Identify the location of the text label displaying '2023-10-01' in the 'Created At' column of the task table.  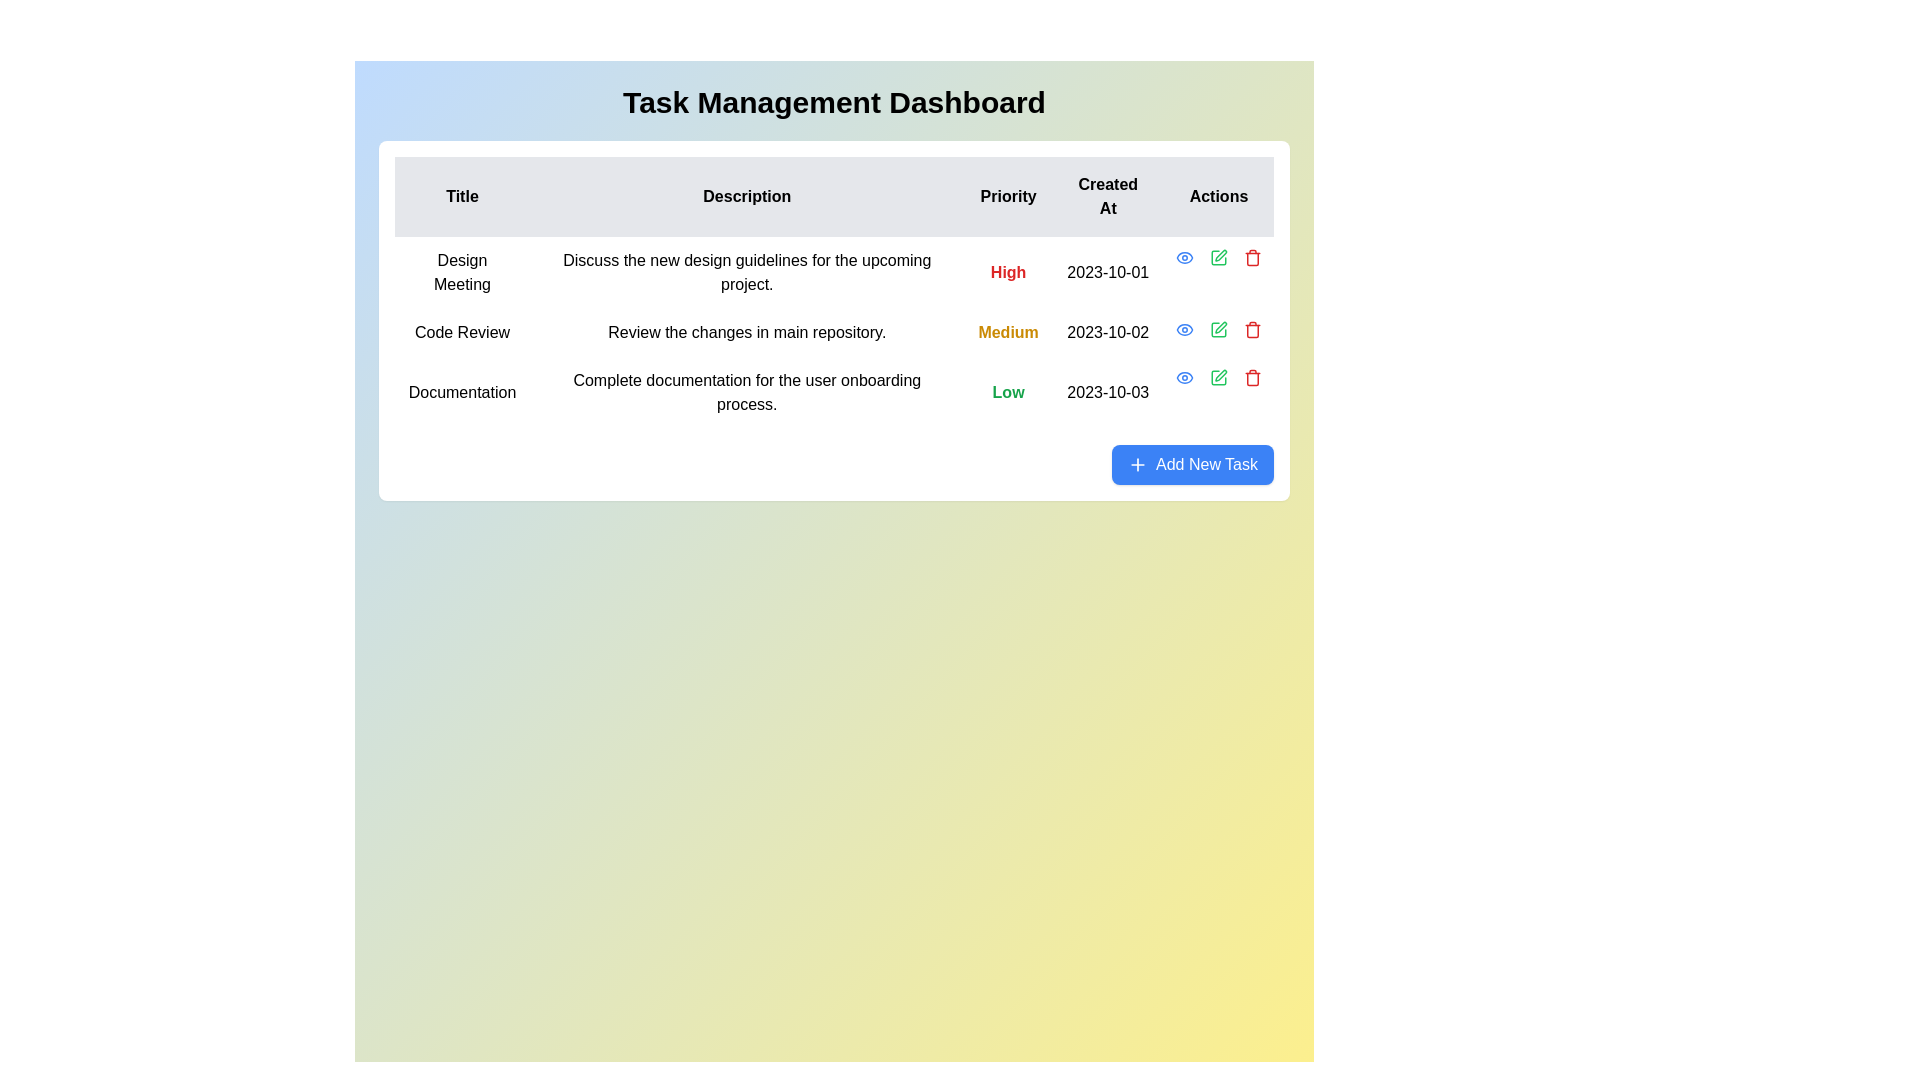
(1107, 273).